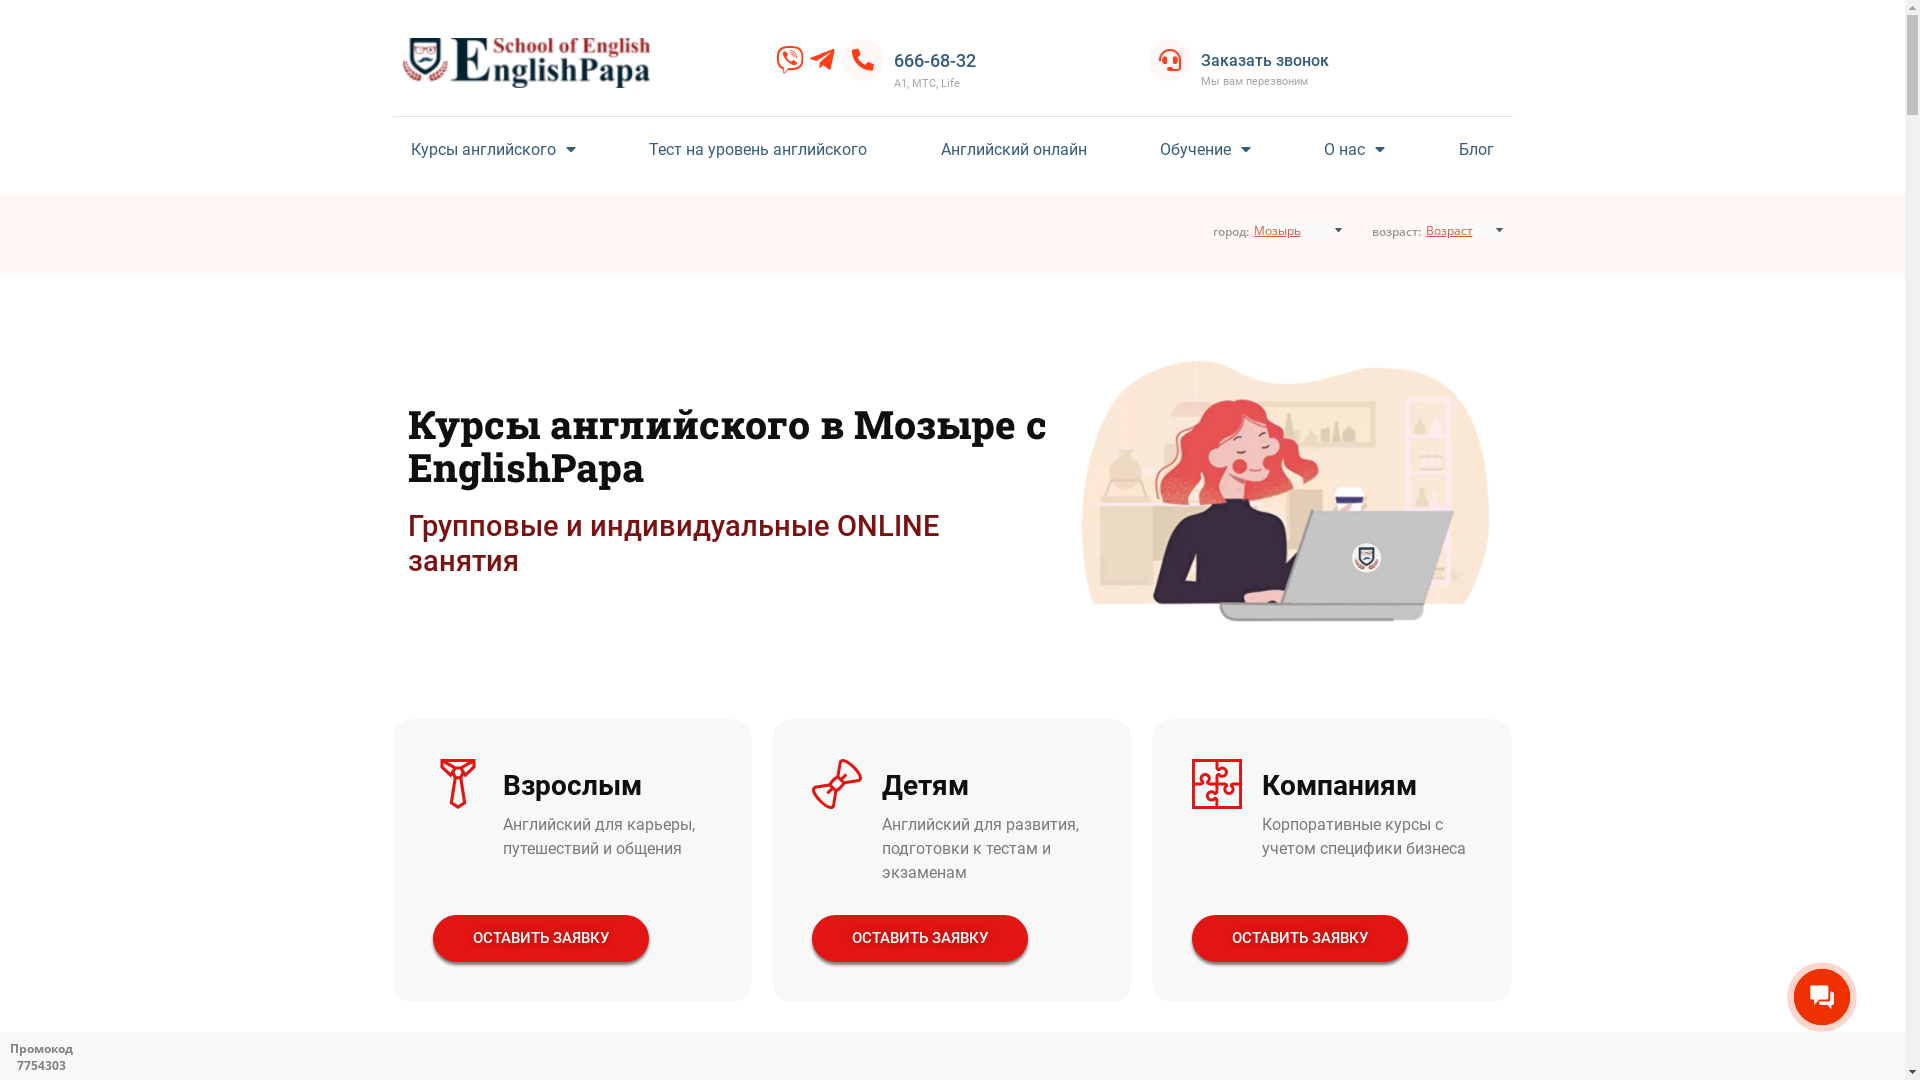 The image size is (1920, 1080). What do you see at coordinates (934, 59) in the screenshot?
I see `'666-68-32'` at bounding box center [934, 59].